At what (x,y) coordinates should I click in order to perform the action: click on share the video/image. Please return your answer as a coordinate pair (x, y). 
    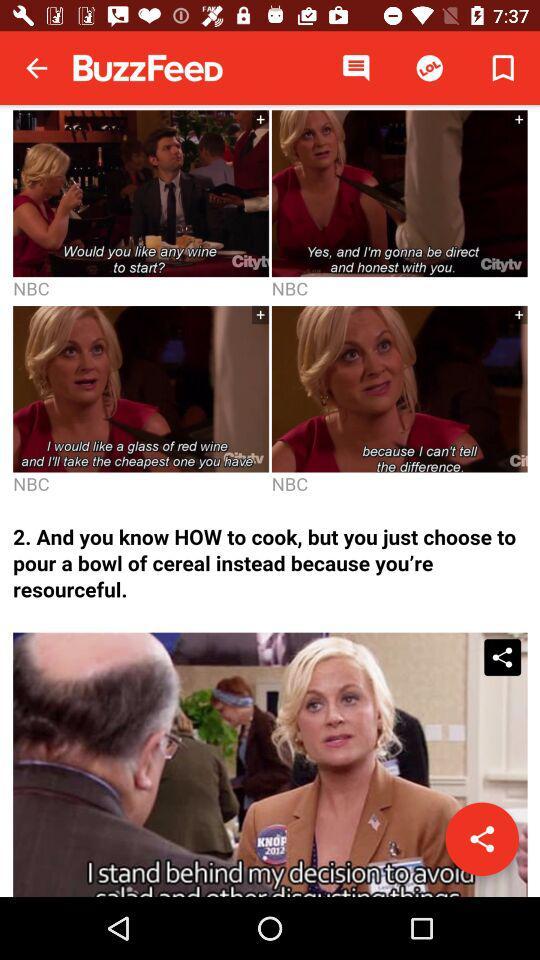
    Looking at the image, I should click on (481, 839).